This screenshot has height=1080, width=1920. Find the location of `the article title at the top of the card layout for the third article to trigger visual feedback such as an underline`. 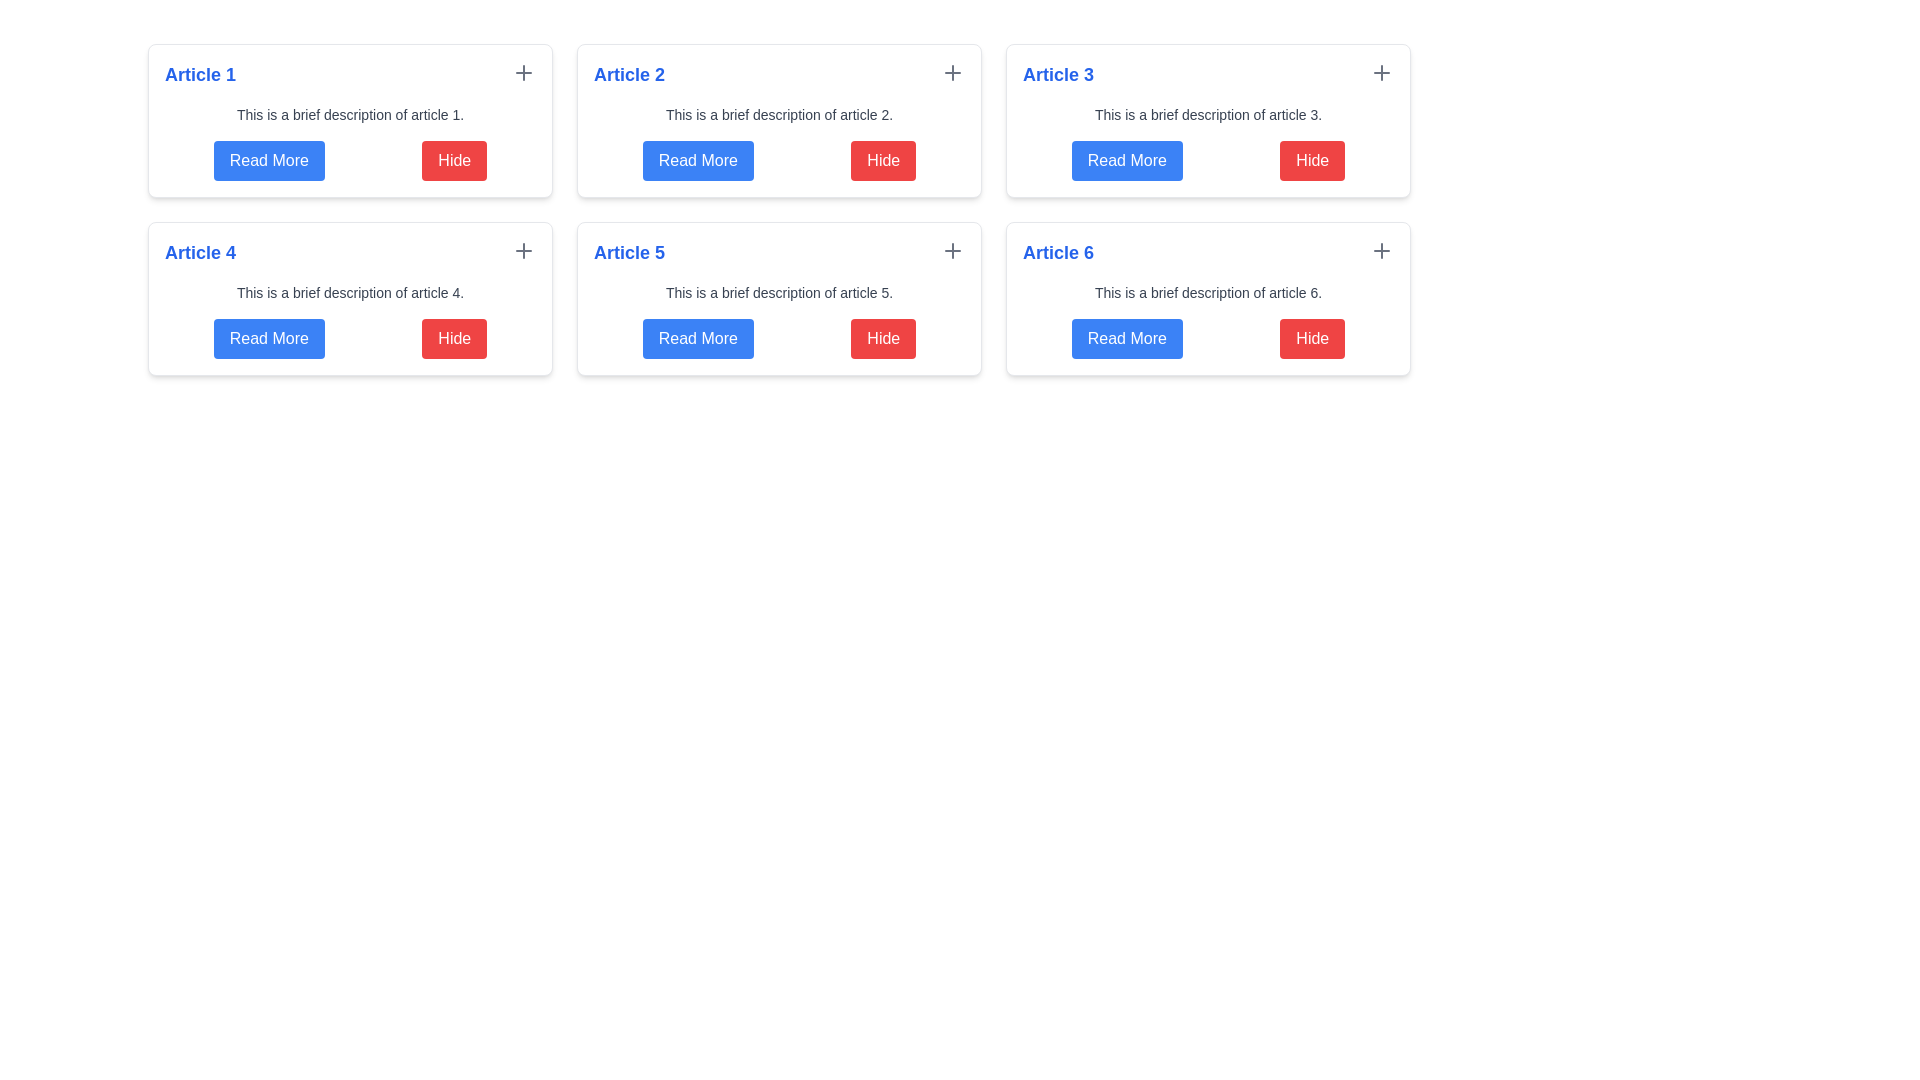

the article title at the top of the card layout for the third article to trigger visual feedback such as an underline is located at coordinates (1207, 73).